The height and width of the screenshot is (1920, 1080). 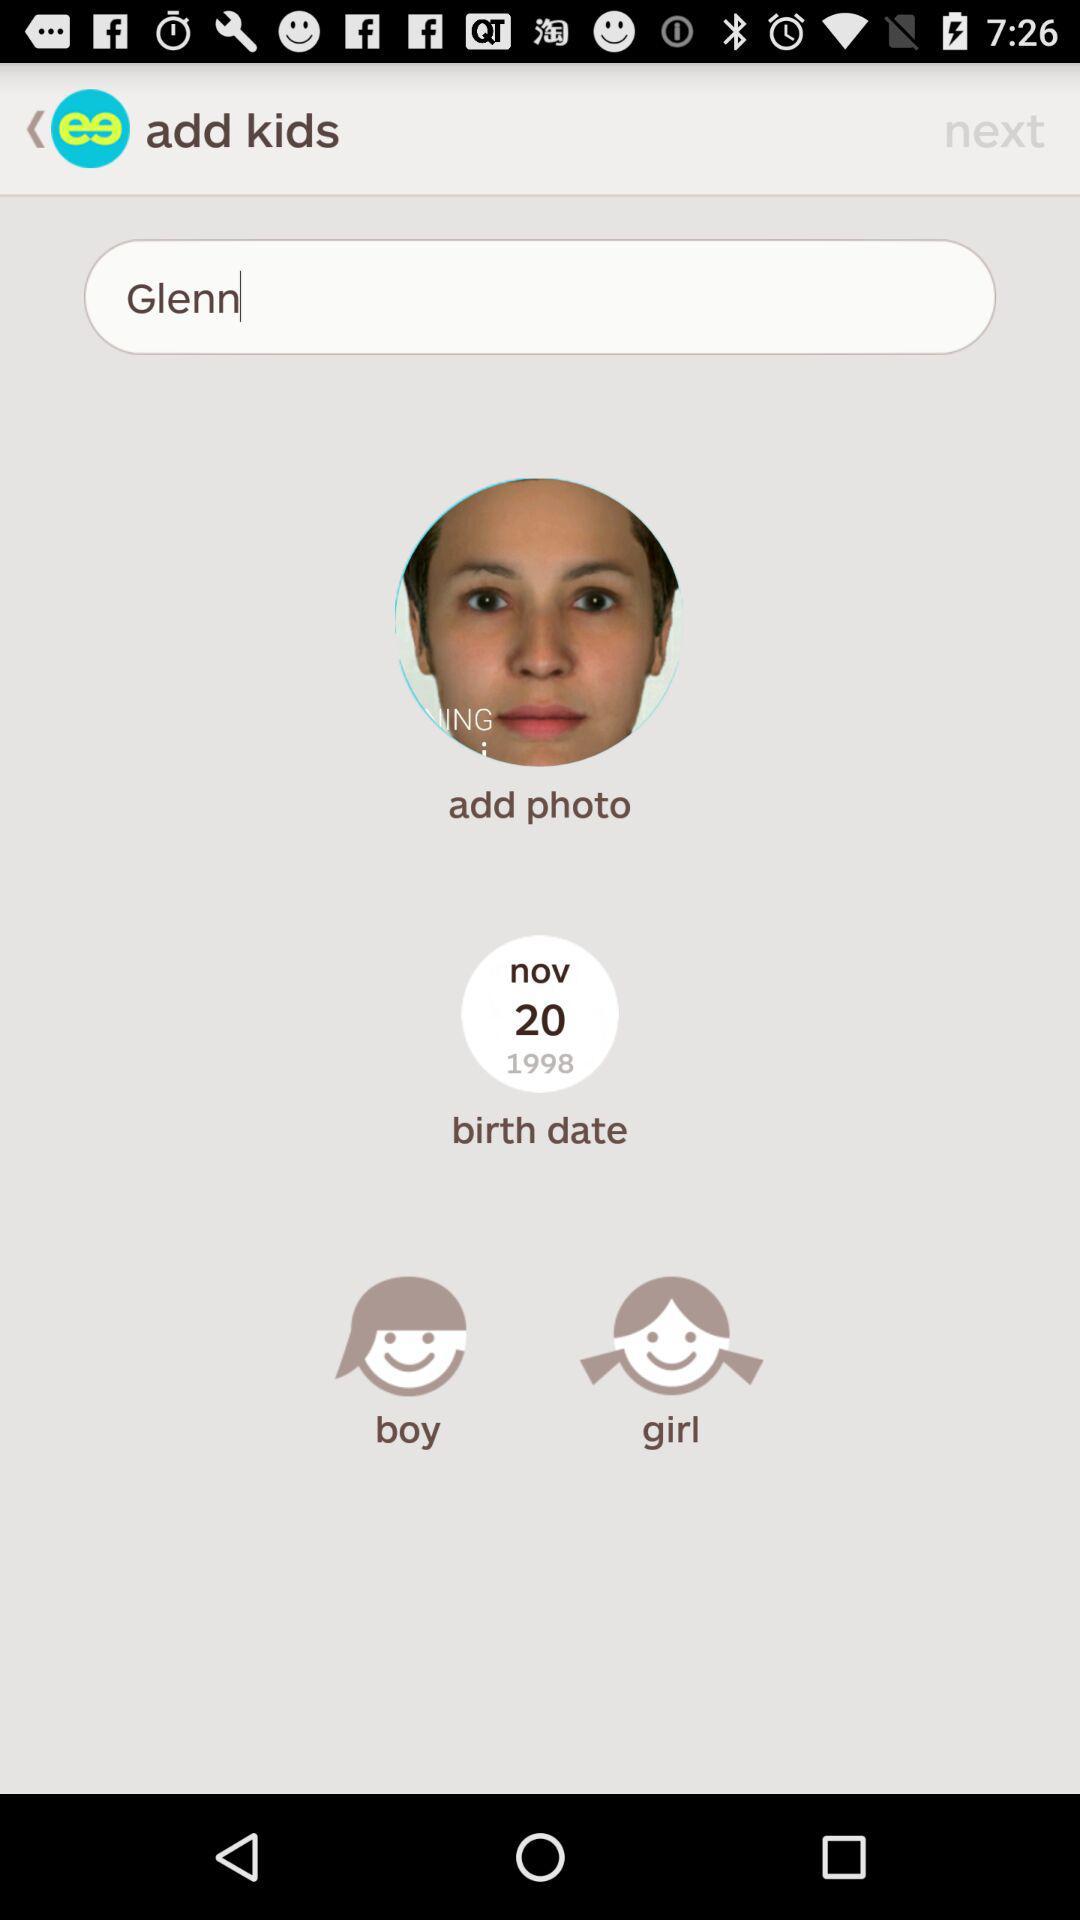 What do you see at coordinates (90, 127) in the screenshot?
I see `kids` at bounding box center [90, 127].